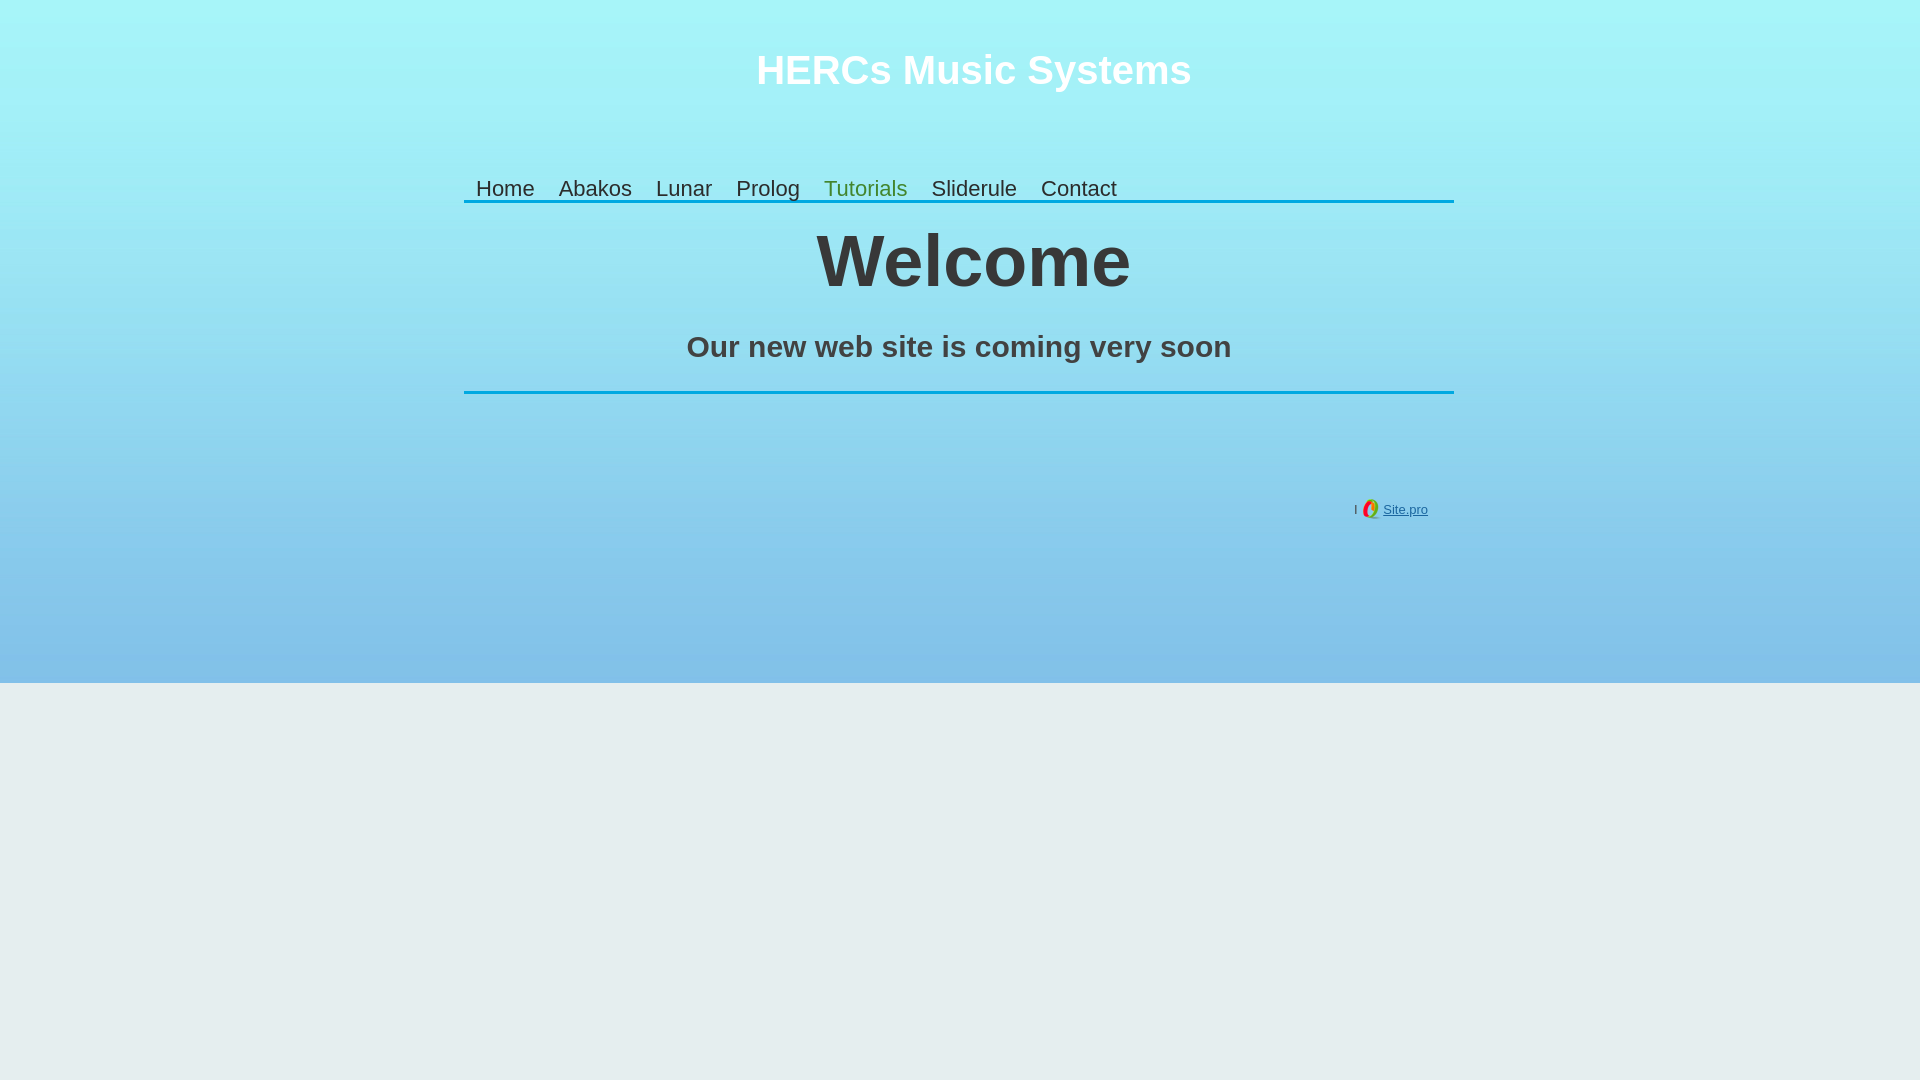 This screenshot has height=1080, width=1920. Describe the element at coordinates (473, 189) in the screenshot. I see `'Home'` at that location.